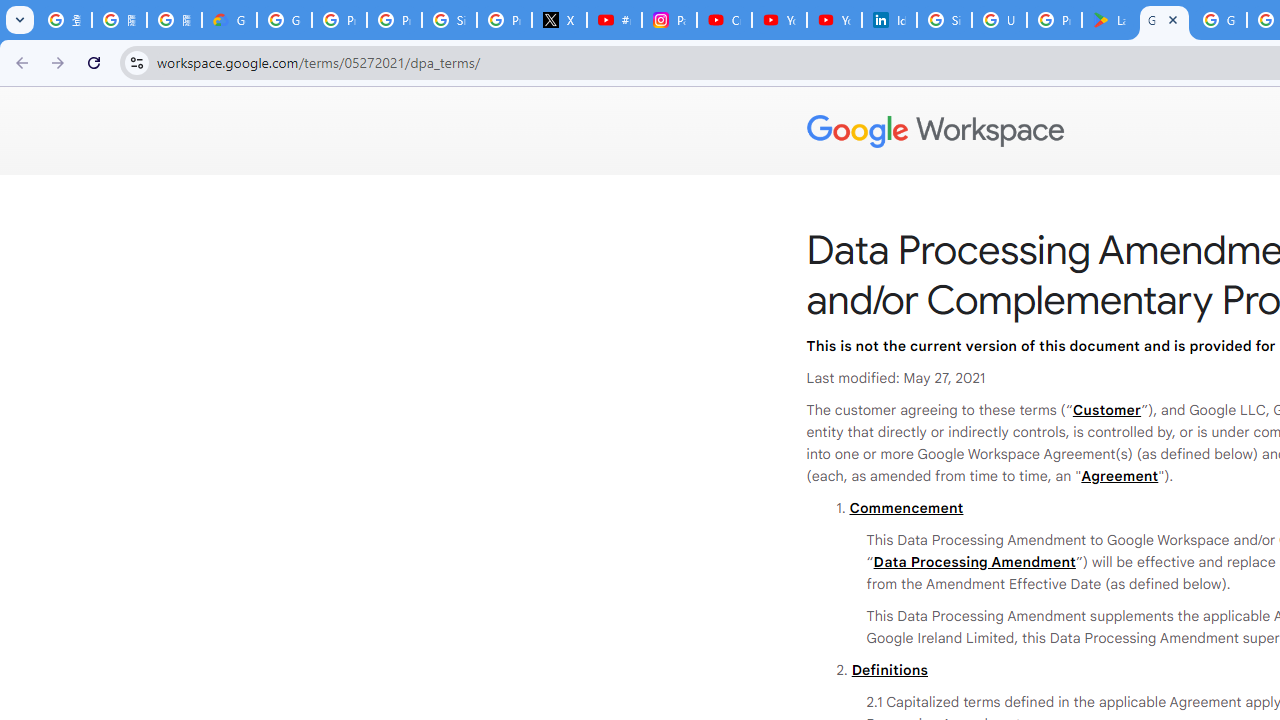 This screenshot has height=720, width=1280. I want to click on 'Google Cloud Privacy Notice', so click(229, 20).